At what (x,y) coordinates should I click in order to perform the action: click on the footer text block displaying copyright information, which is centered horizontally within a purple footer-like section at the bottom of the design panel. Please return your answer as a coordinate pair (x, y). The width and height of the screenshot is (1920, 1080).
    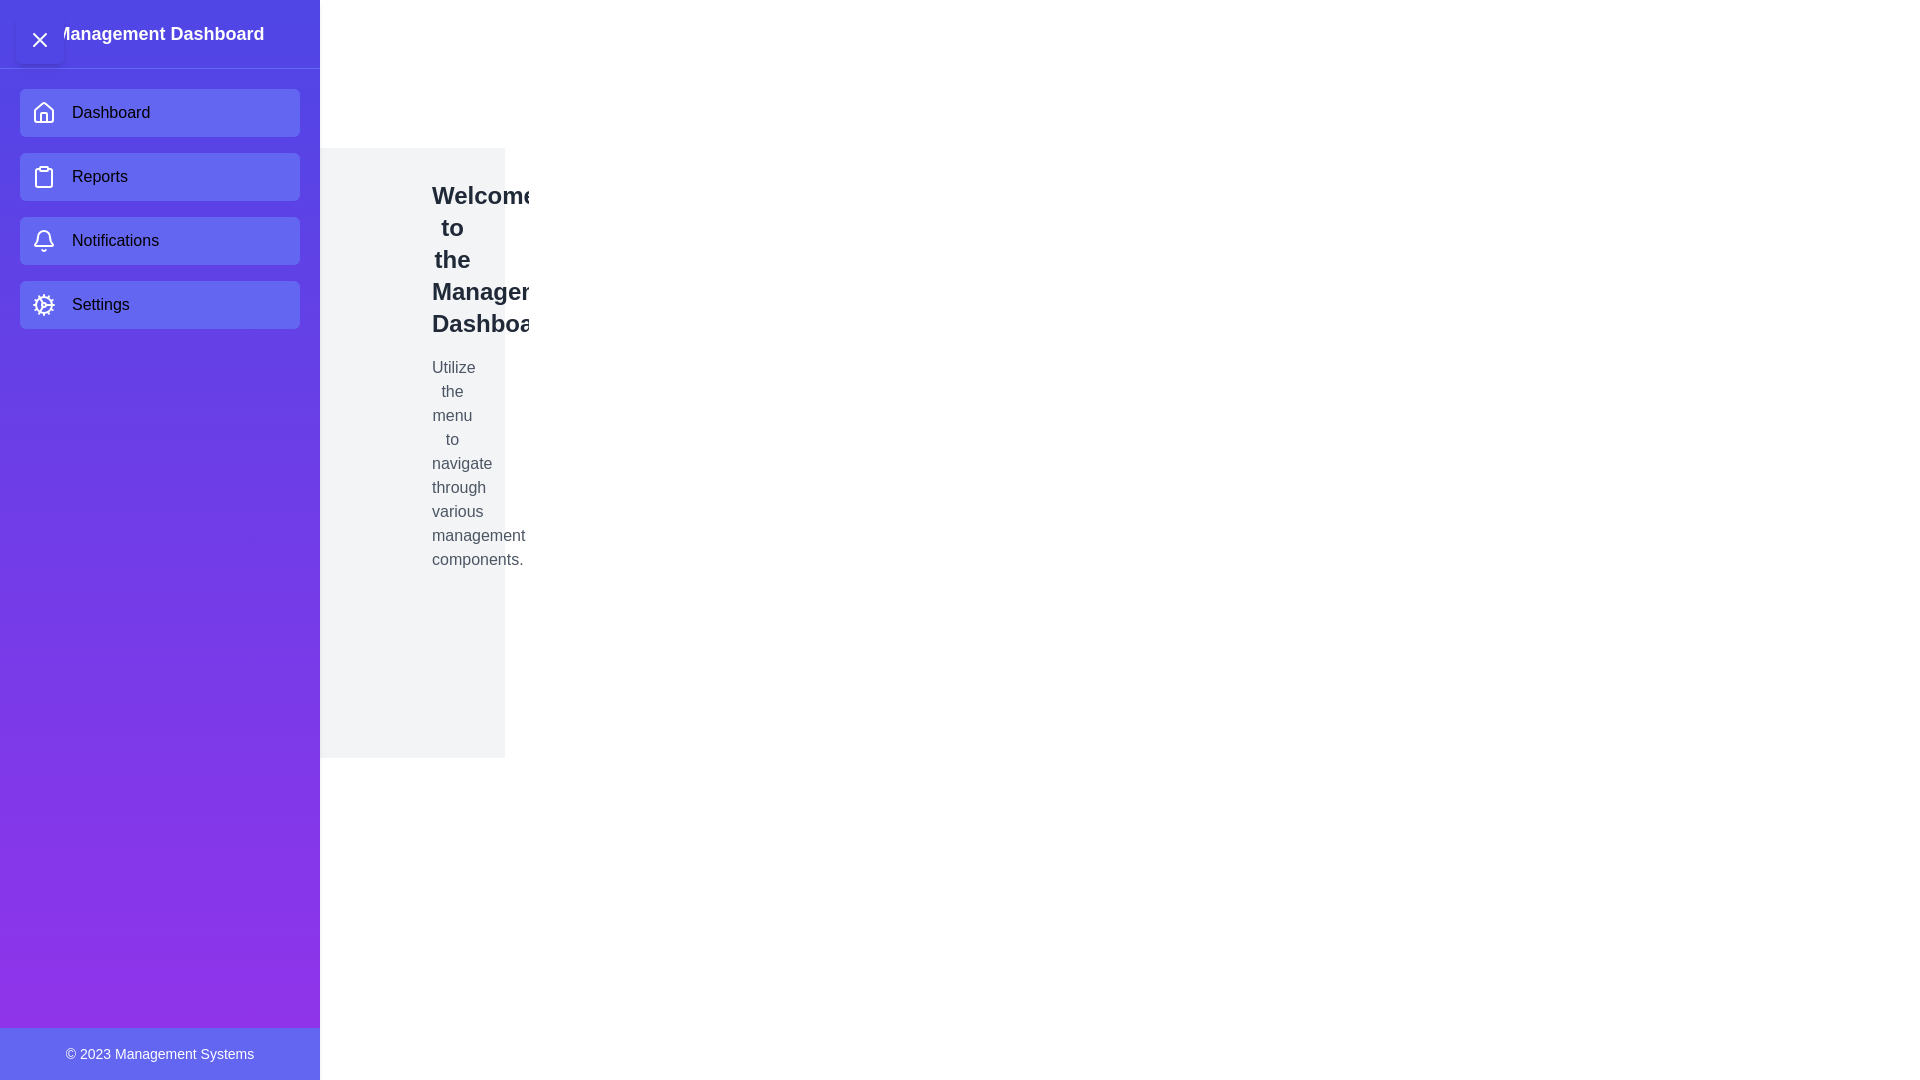
    Looking at the image, I should click on (158, 1052).